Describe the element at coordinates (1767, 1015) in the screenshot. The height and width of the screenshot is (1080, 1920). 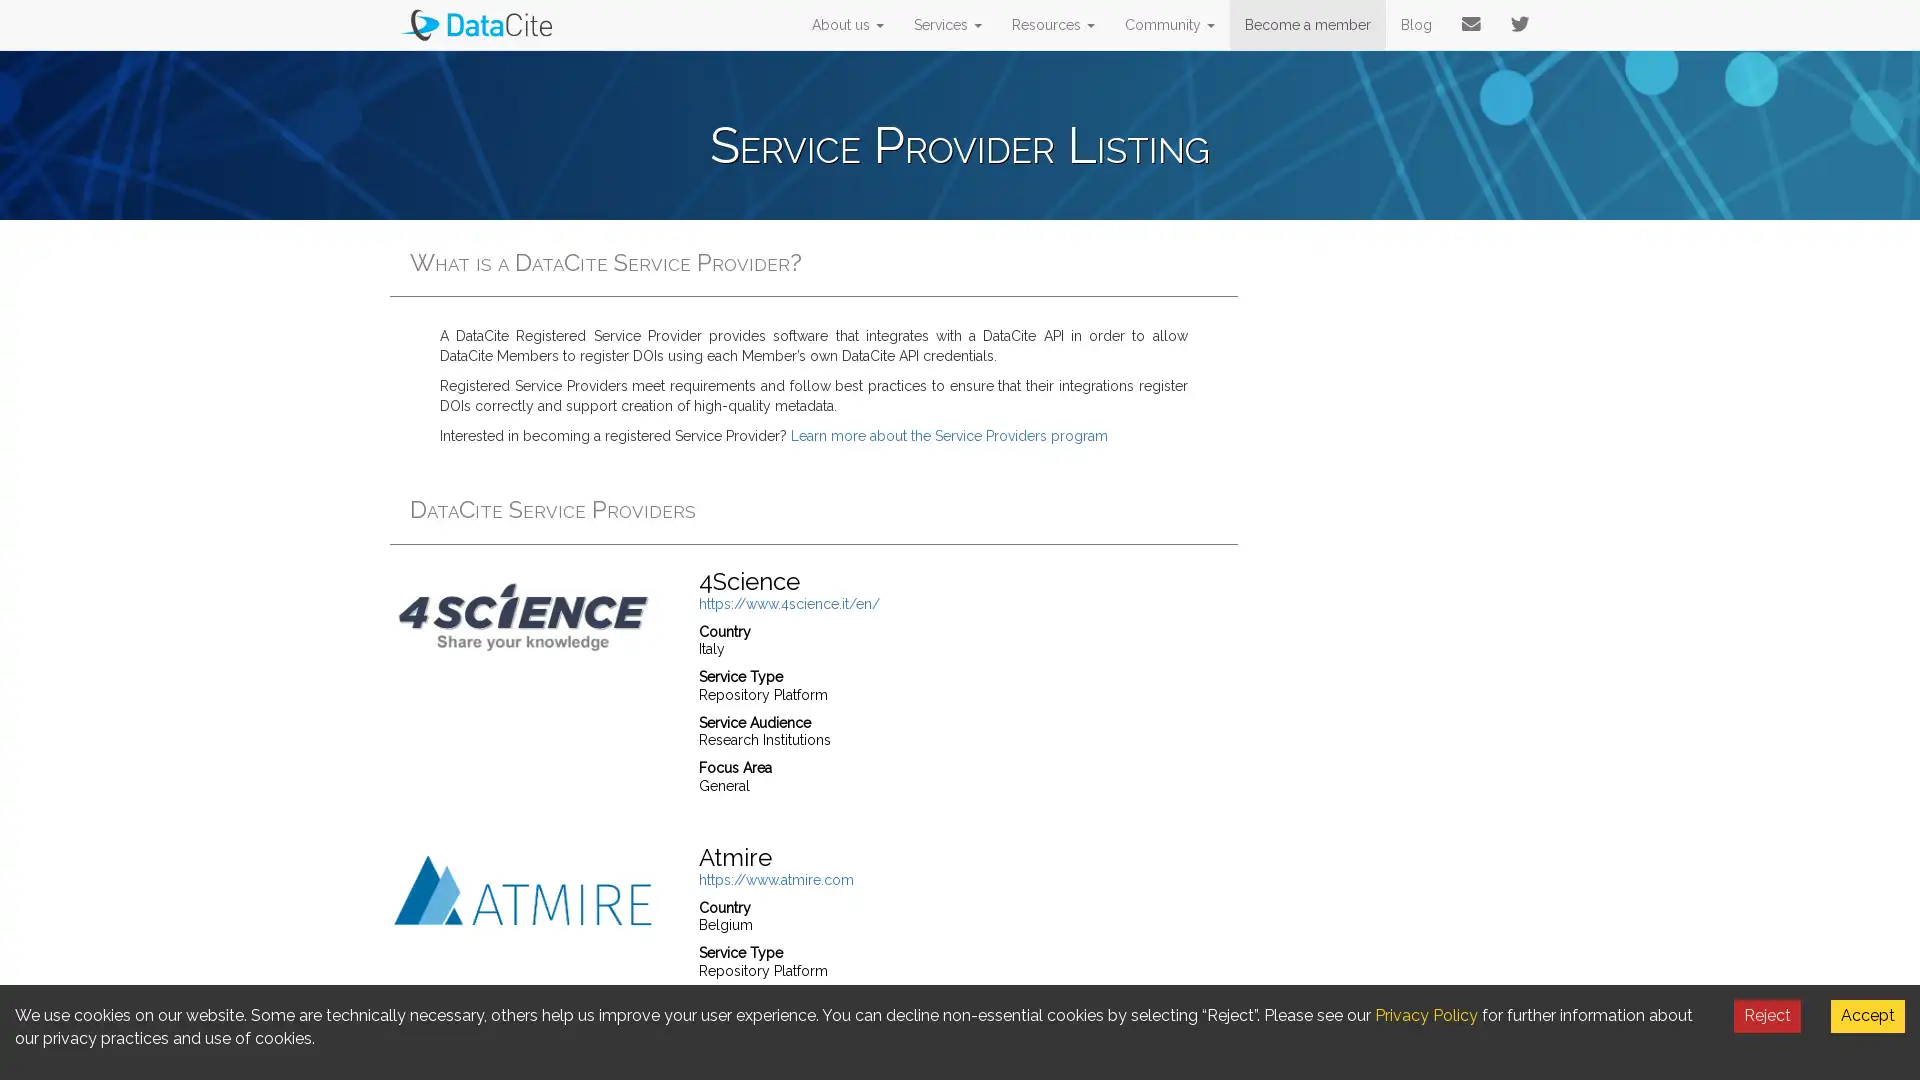
I see `Decline cookies` at that location.